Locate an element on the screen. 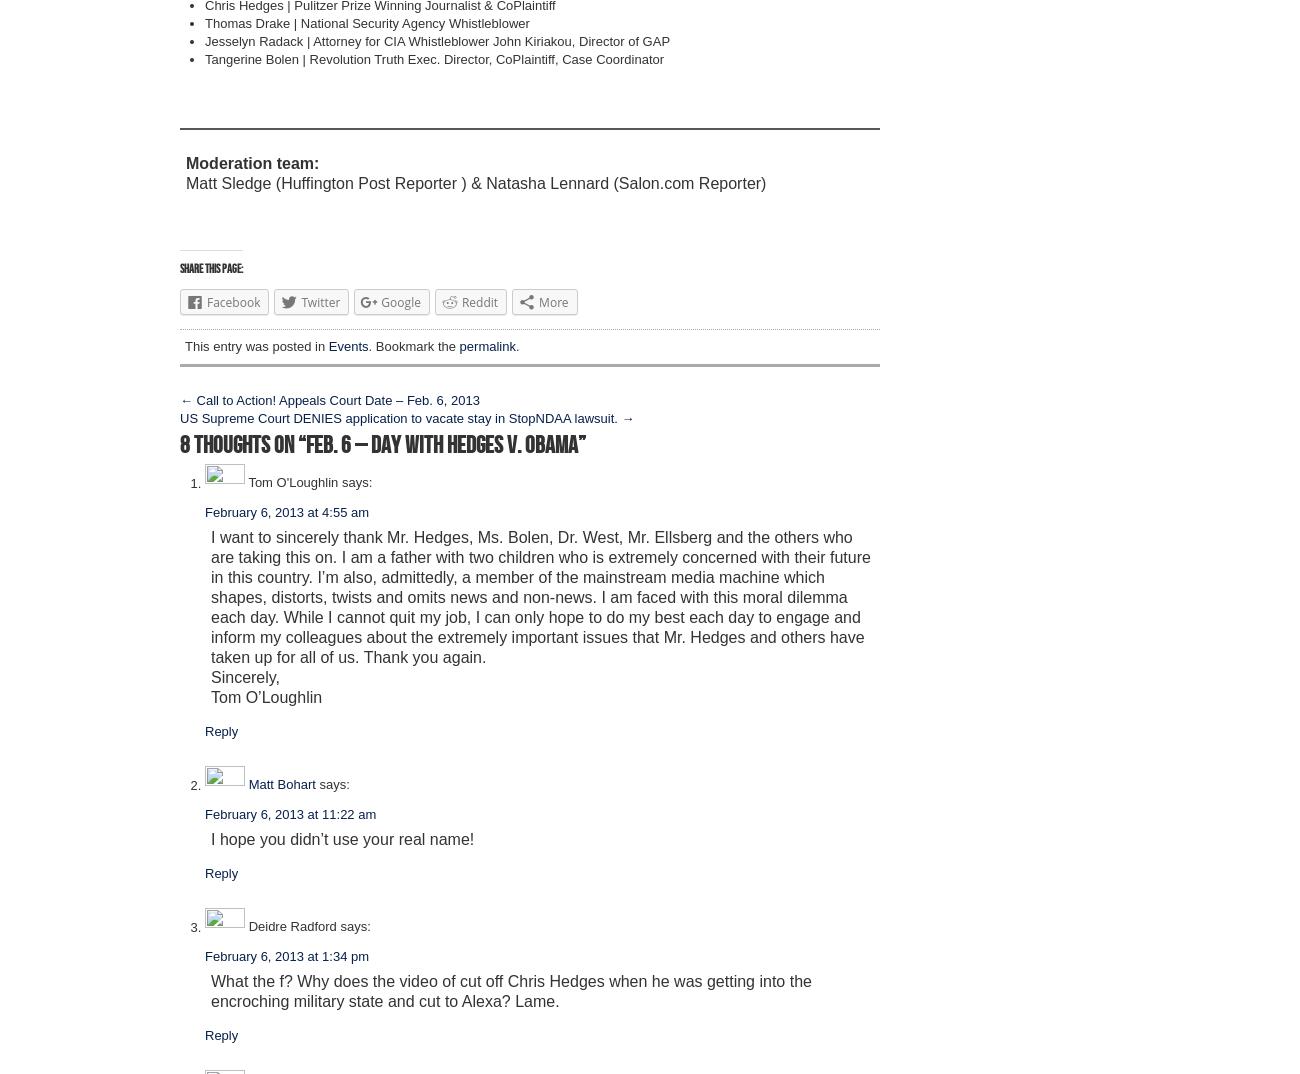  'Tom O'Loughlin' is located at coordinates (293, 481).